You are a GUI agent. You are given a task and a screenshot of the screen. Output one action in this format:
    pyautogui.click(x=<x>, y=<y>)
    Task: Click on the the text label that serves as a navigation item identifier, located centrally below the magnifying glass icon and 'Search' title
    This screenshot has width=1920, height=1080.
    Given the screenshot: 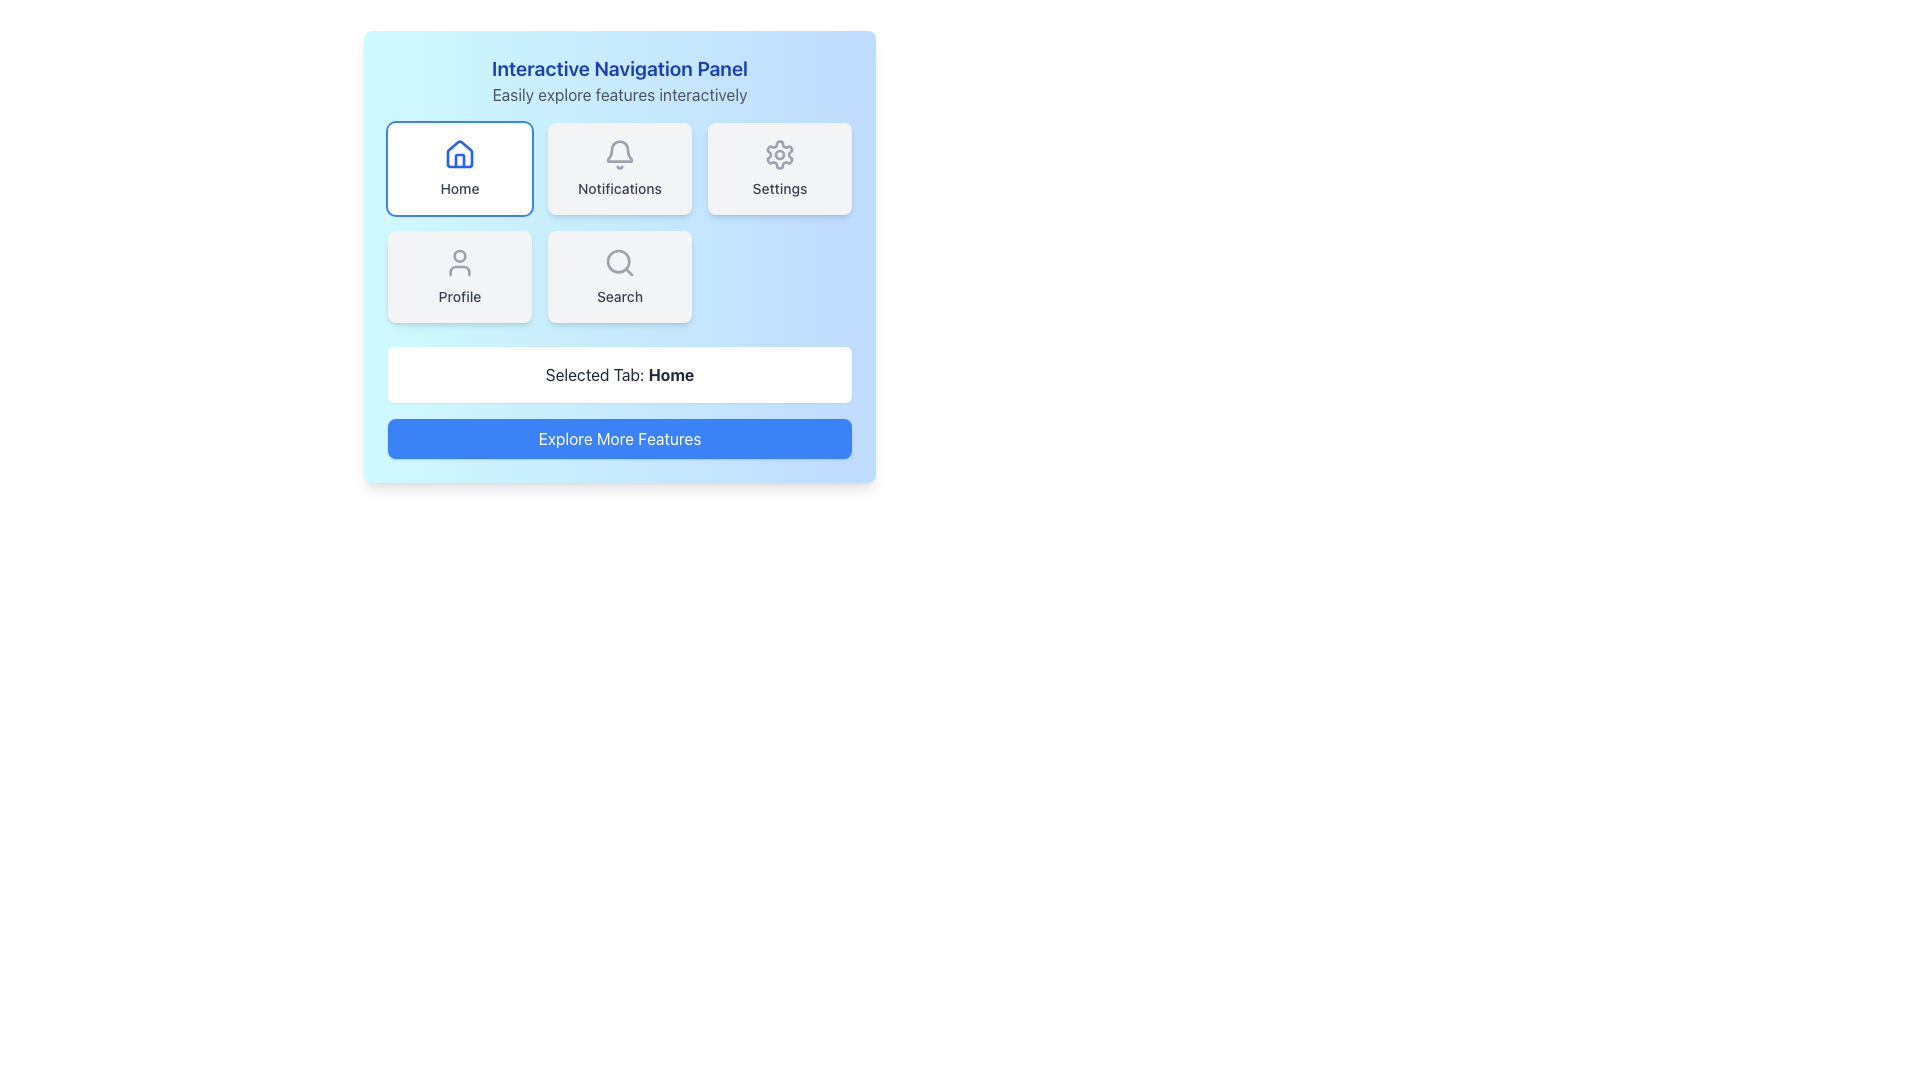 What is the action you would take?
    pyautogui.click(x=618, y=297)
    